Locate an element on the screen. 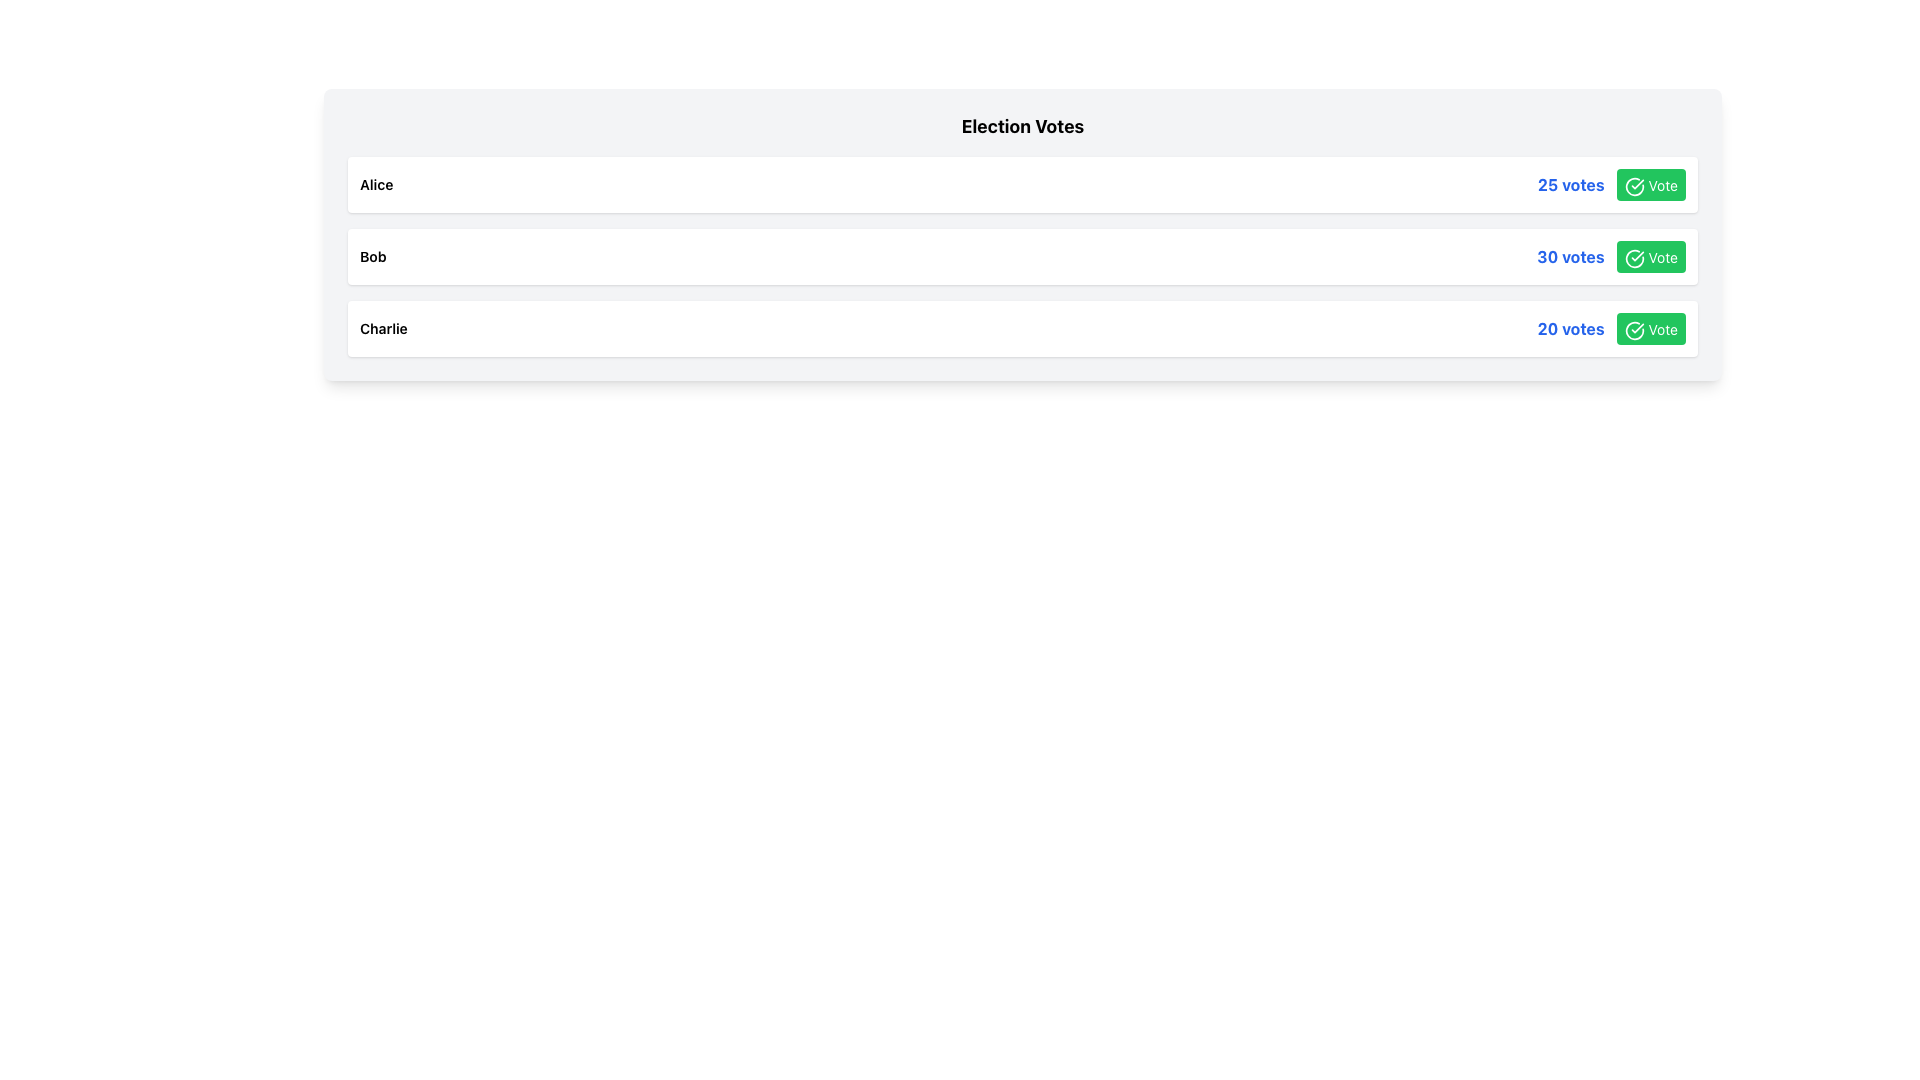  the text label displaying the current count of votes, which is located to the left of the 'Vote' button in the second row of the list is located at coordinates (1569, 256).